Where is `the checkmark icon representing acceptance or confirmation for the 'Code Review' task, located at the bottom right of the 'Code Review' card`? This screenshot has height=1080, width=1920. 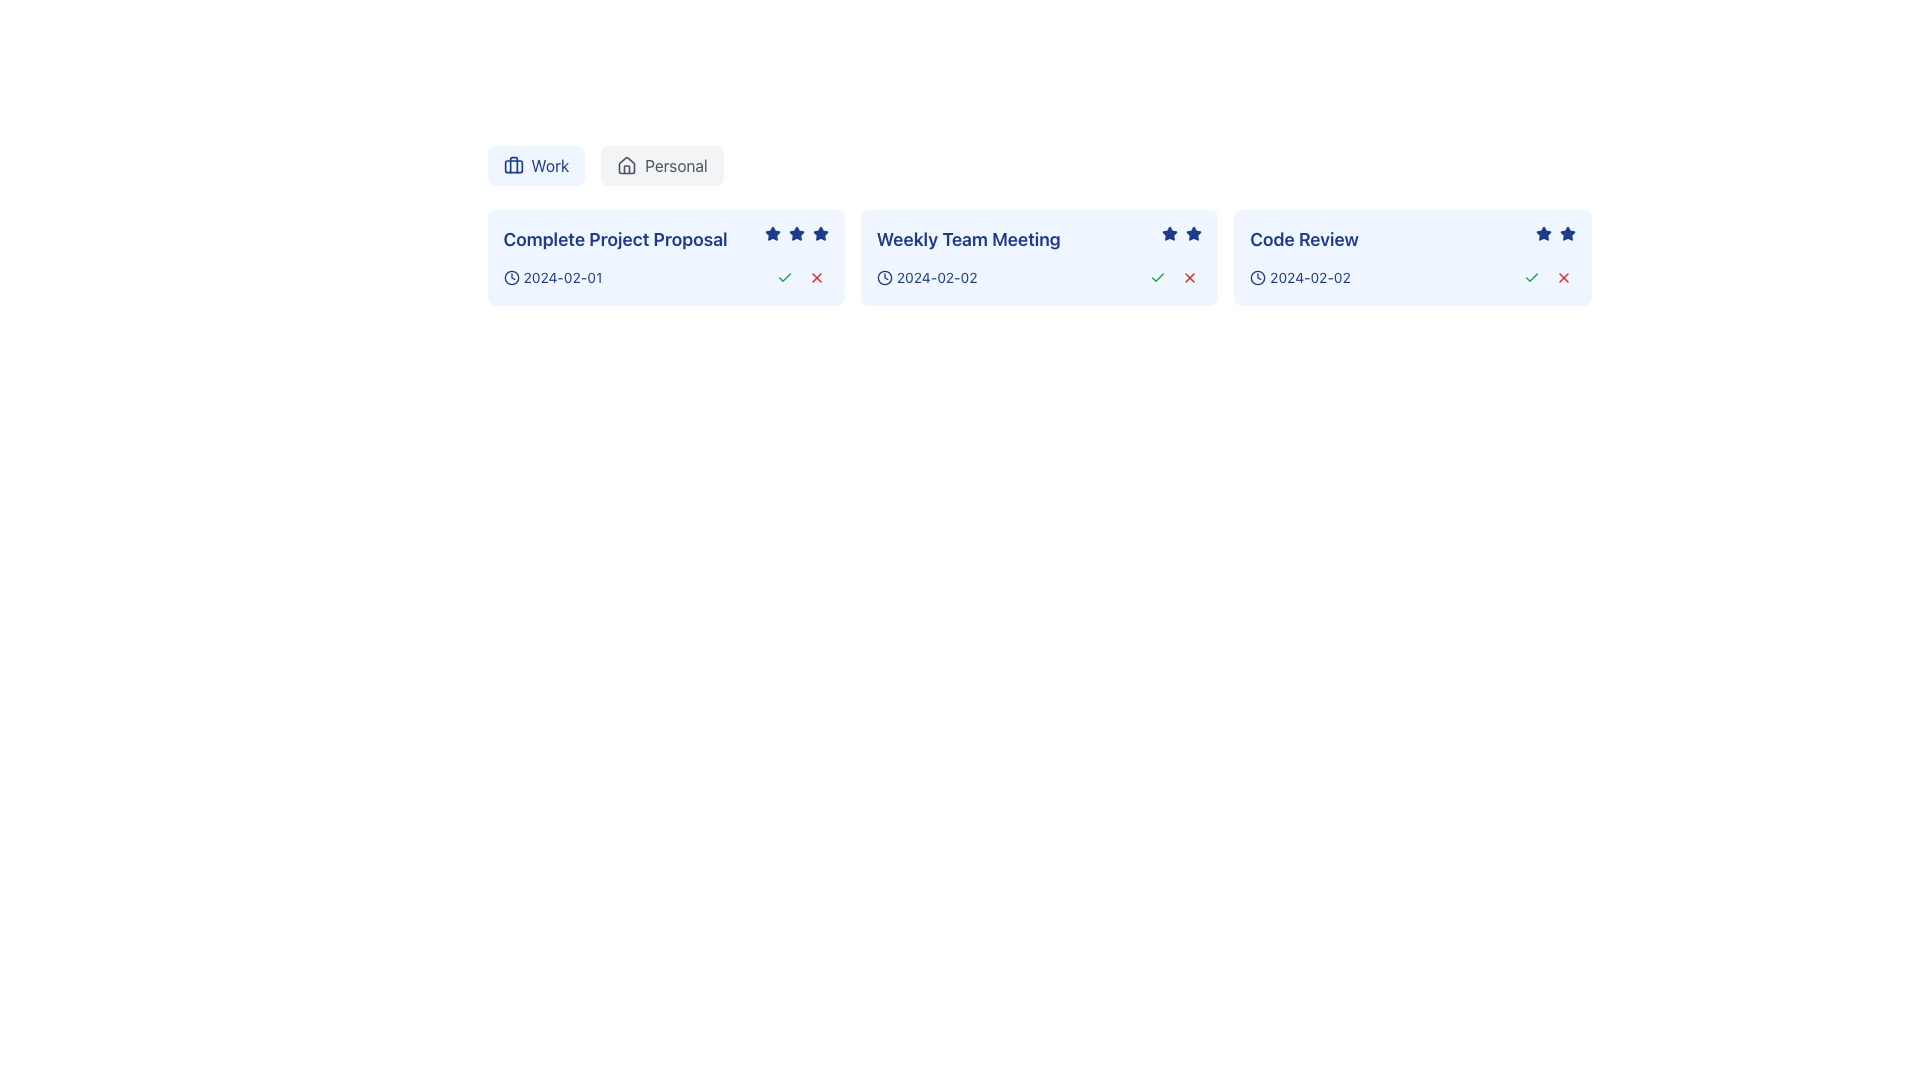 the checkmark icon representing acceptance or confirmation for the 'Code Review' task, located at the bottom right of the 'Code Review' card is located at coordinates (1530, 277).